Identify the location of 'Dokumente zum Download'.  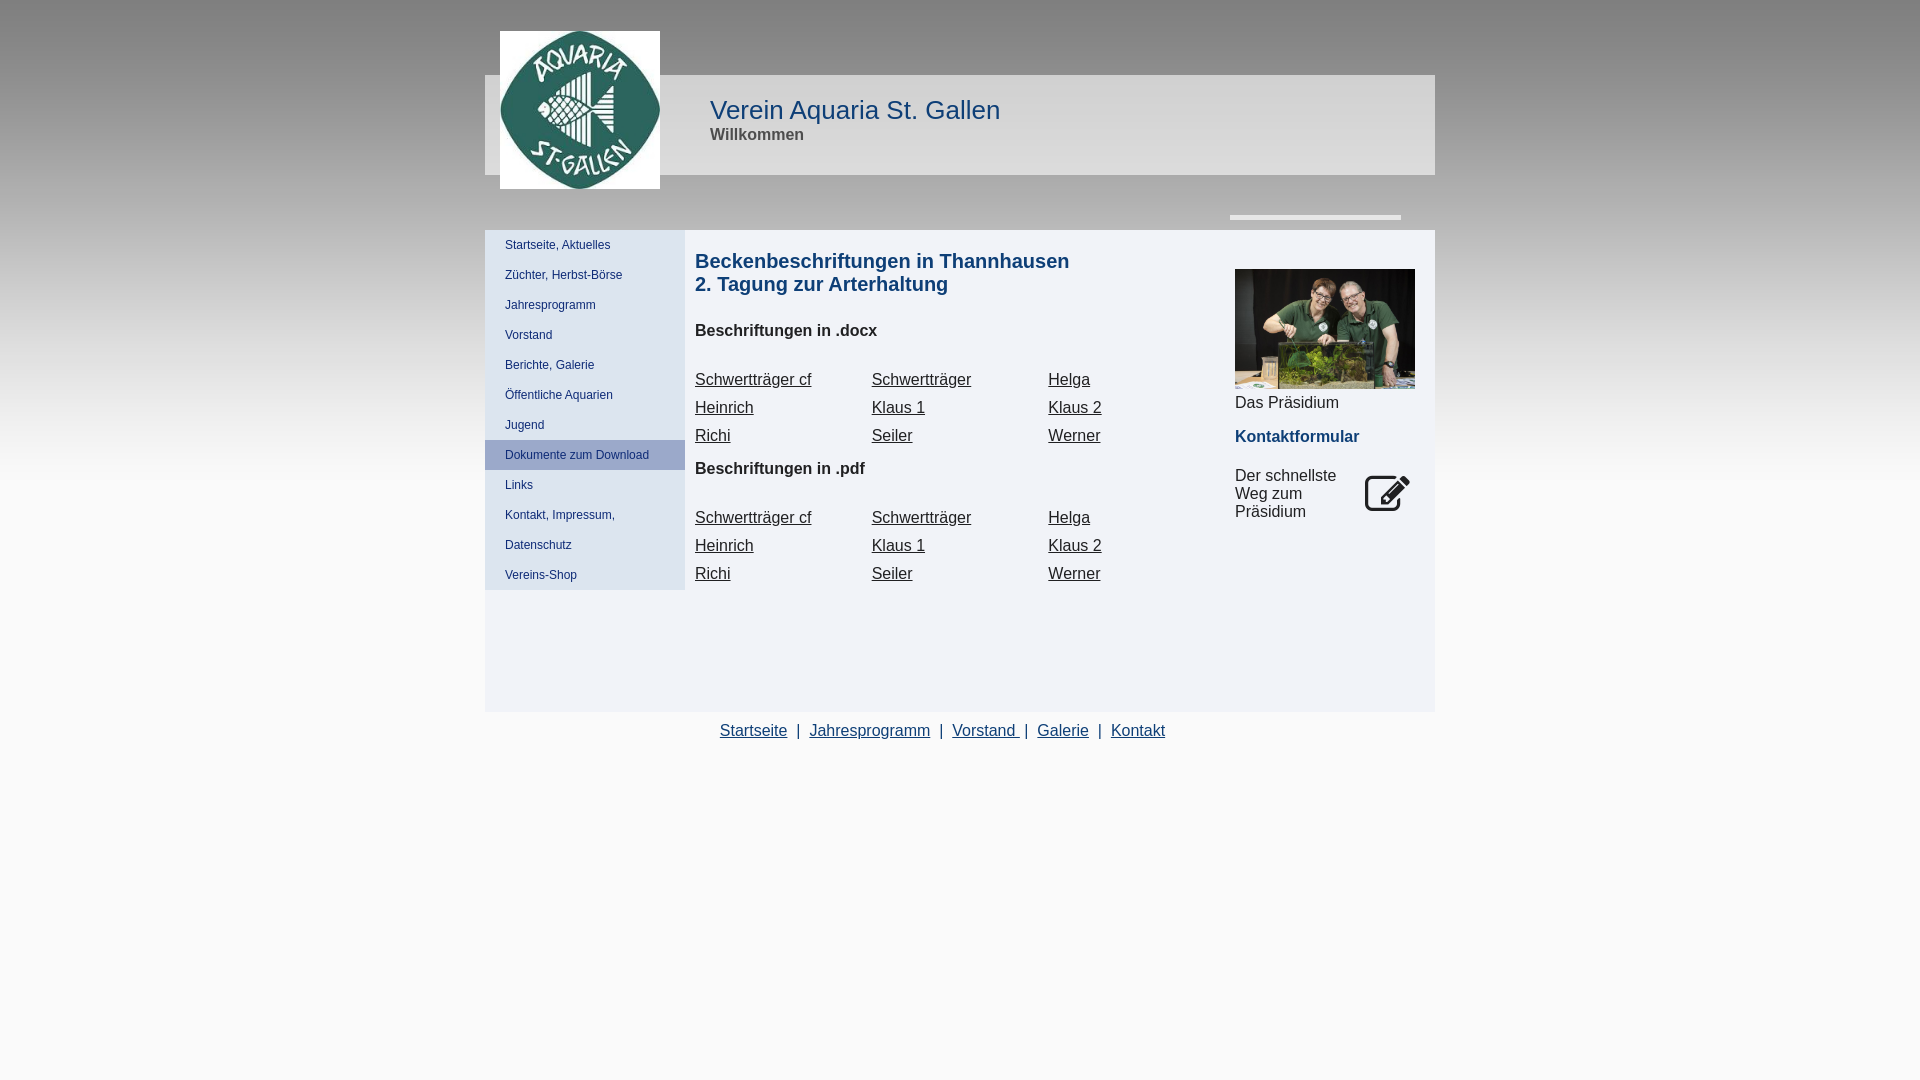
(584, 455).